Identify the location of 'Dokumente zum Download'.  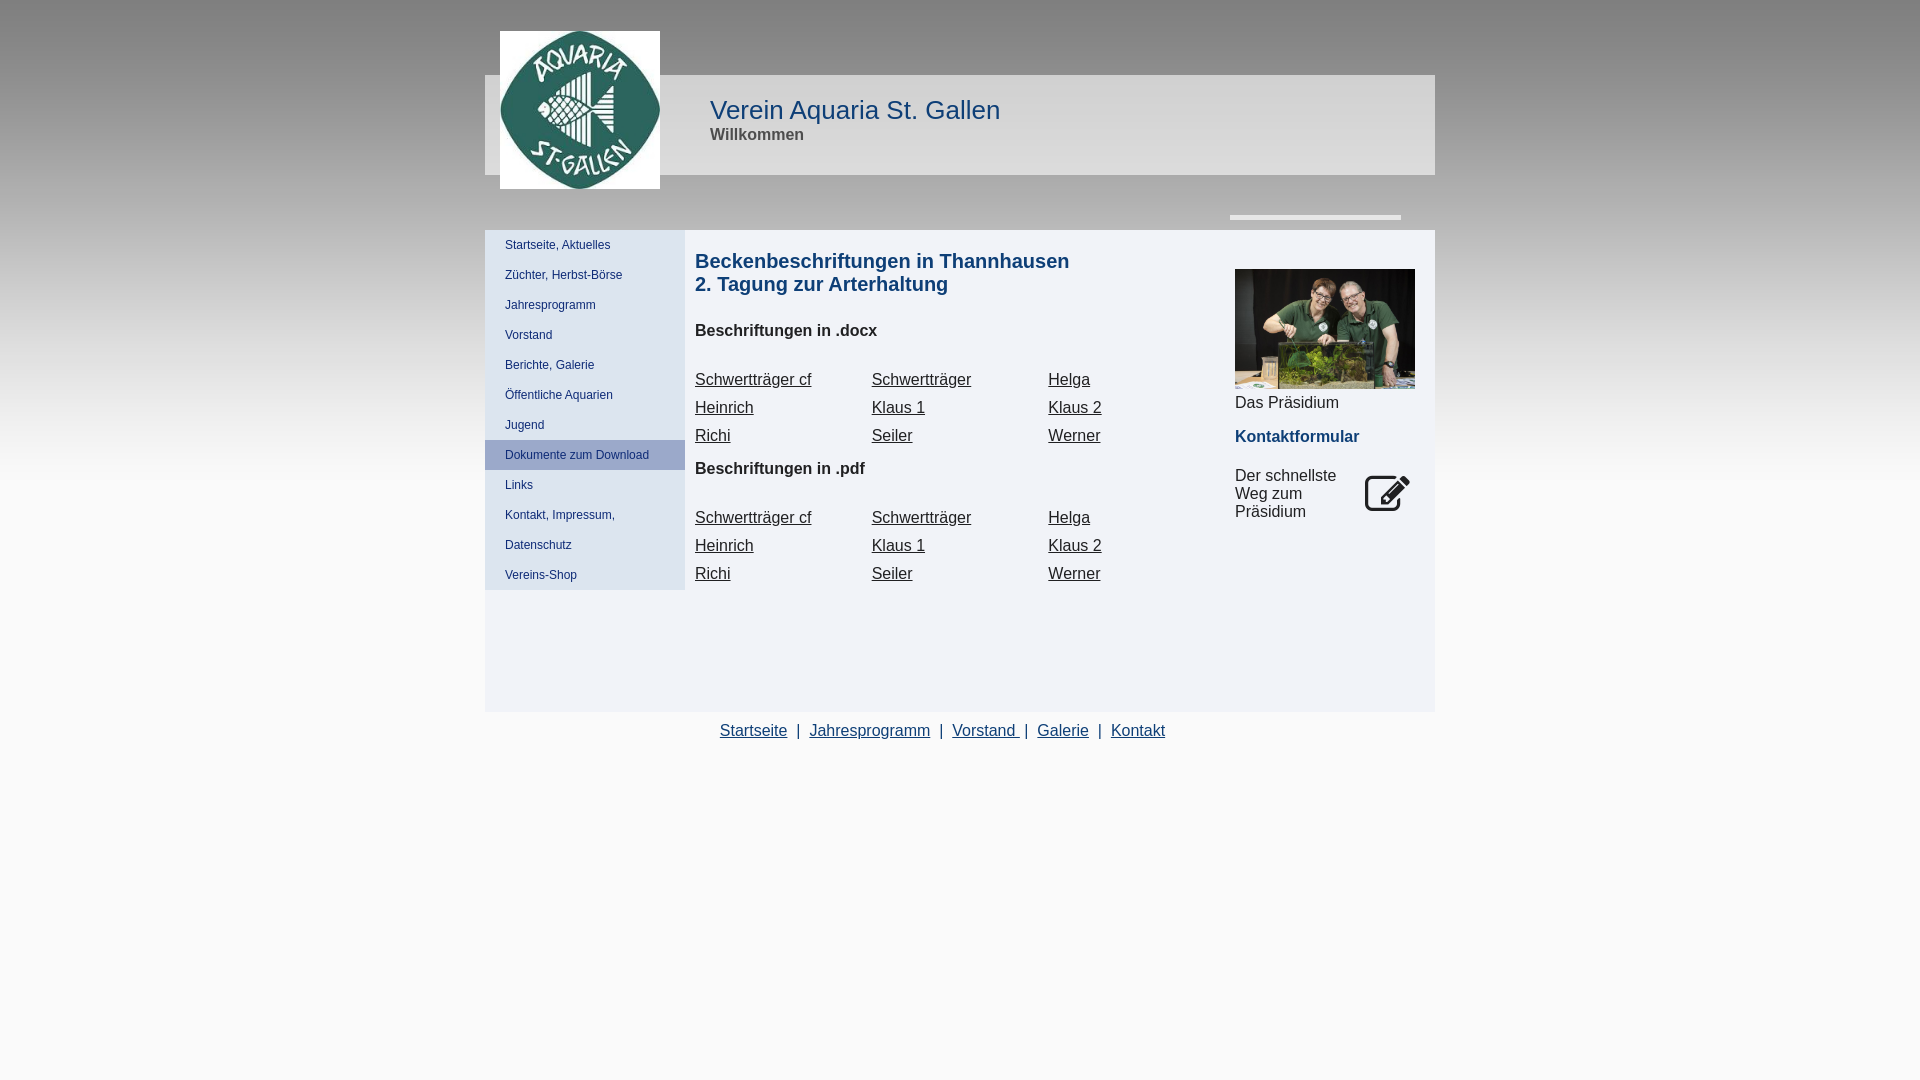
(584, 455).